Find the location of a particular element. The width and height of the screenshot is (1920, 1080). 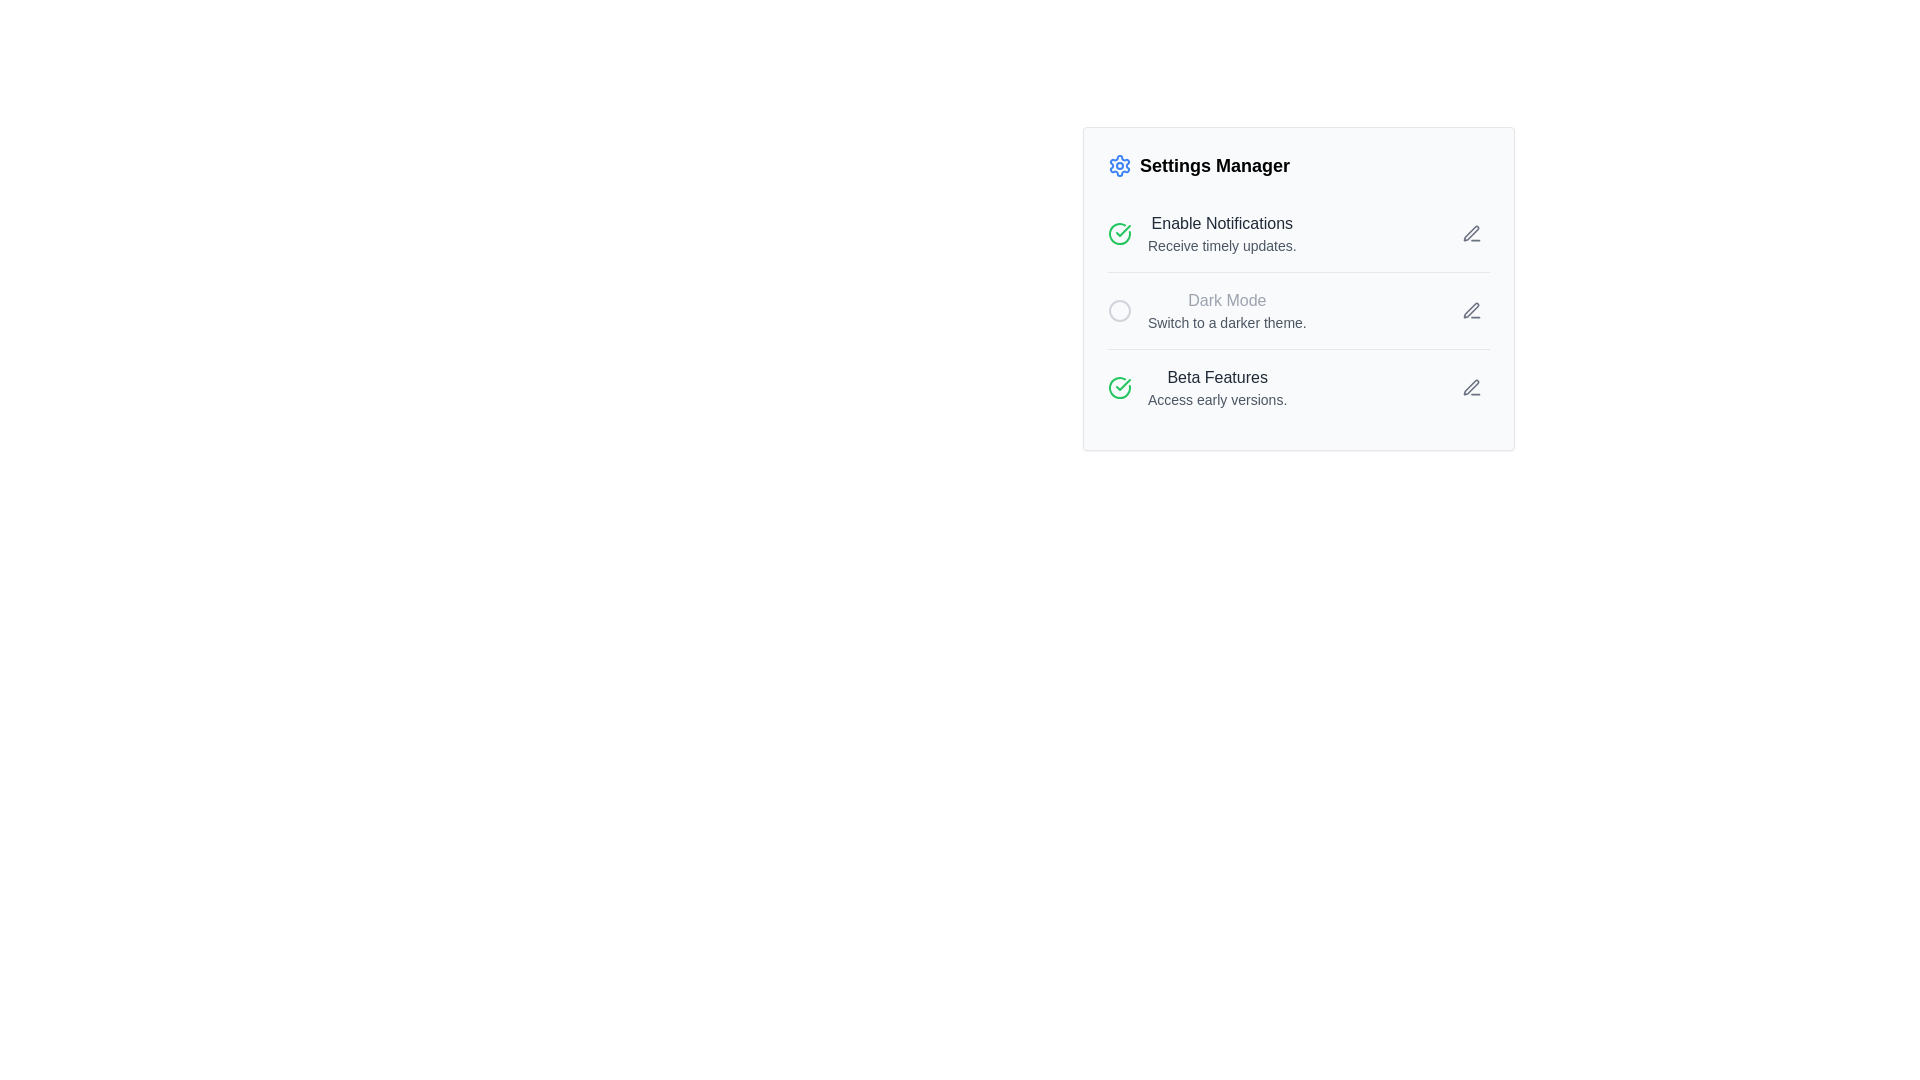

the pen icon button located at the far right side of the 'Enable Notifications' section in the 'Settings Manager' interface is located at coordinates (1472, 233).